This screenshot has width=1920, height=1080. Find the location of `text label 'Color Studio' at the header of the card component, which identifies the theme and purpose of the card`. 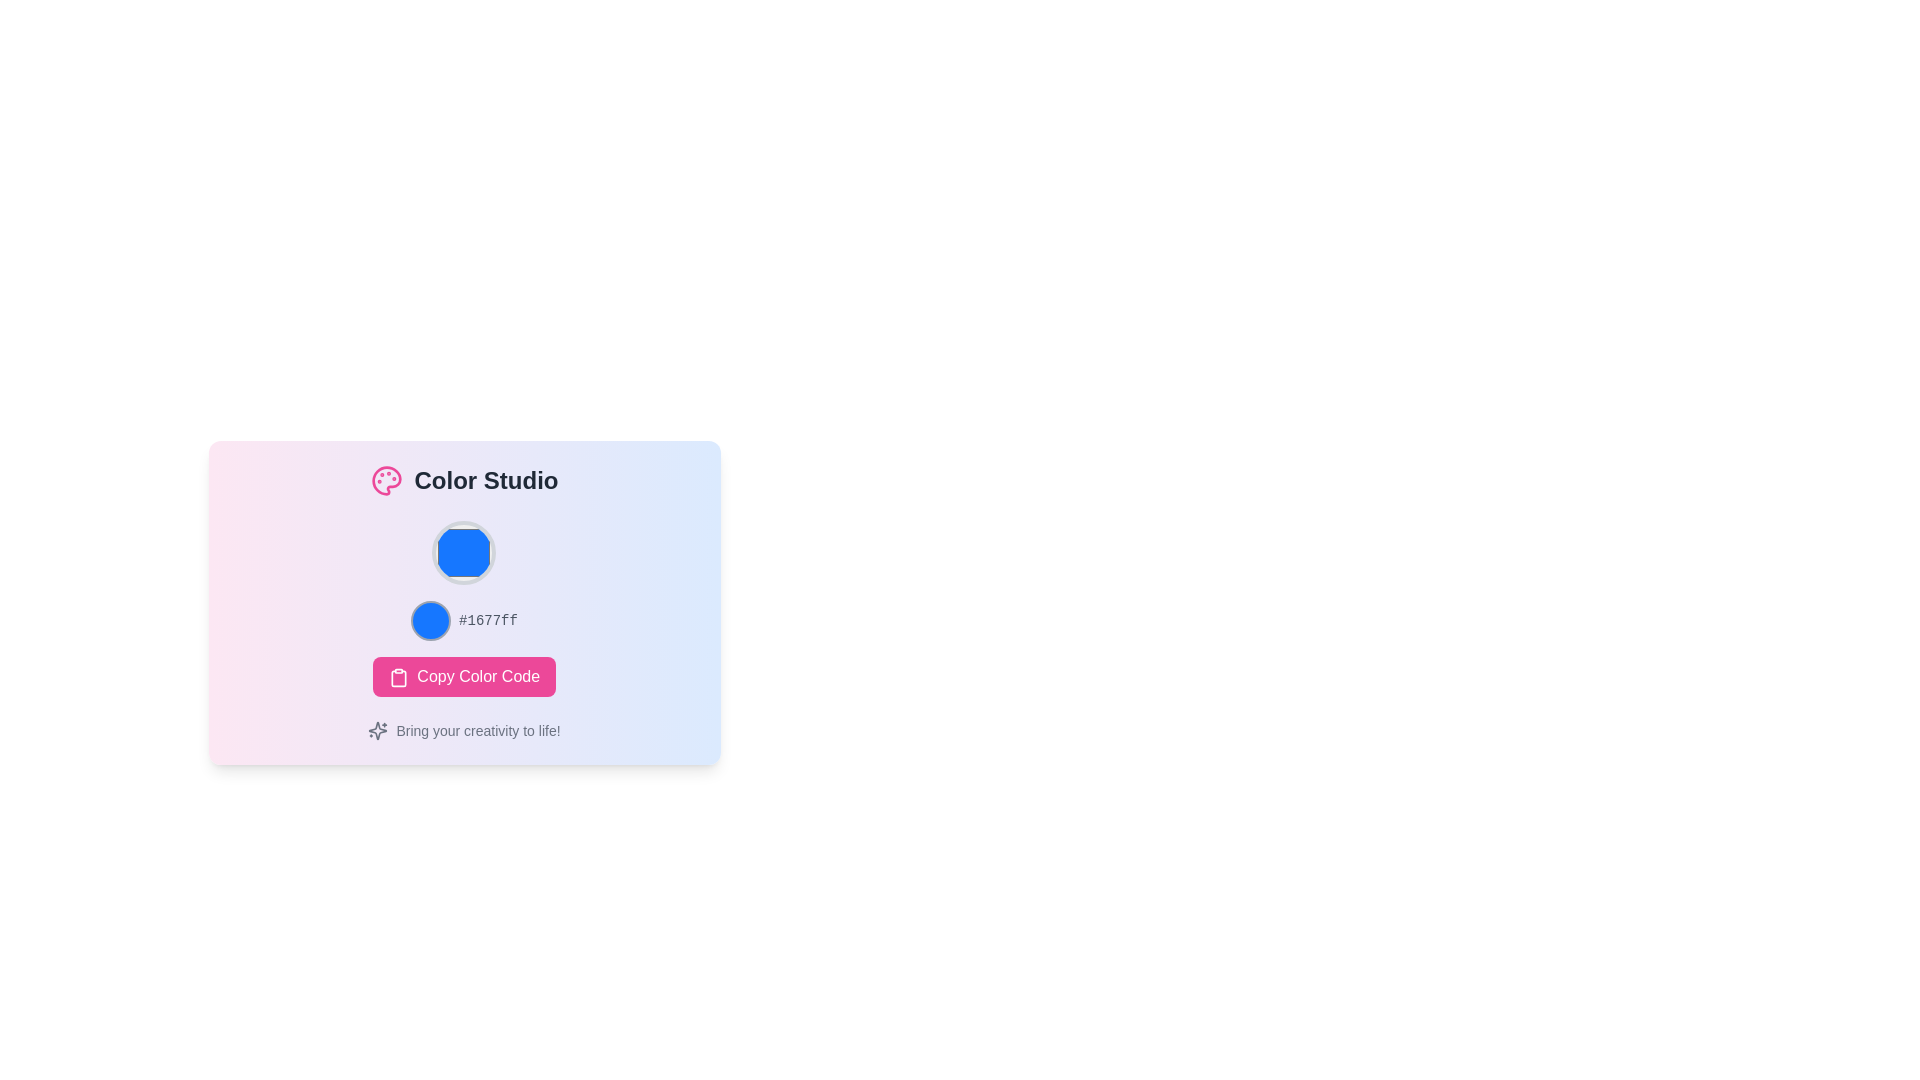

text label 'Color Studio' at the header of the card component, which identifies the theme and purpose of the card is located at coordinates (463, 481).